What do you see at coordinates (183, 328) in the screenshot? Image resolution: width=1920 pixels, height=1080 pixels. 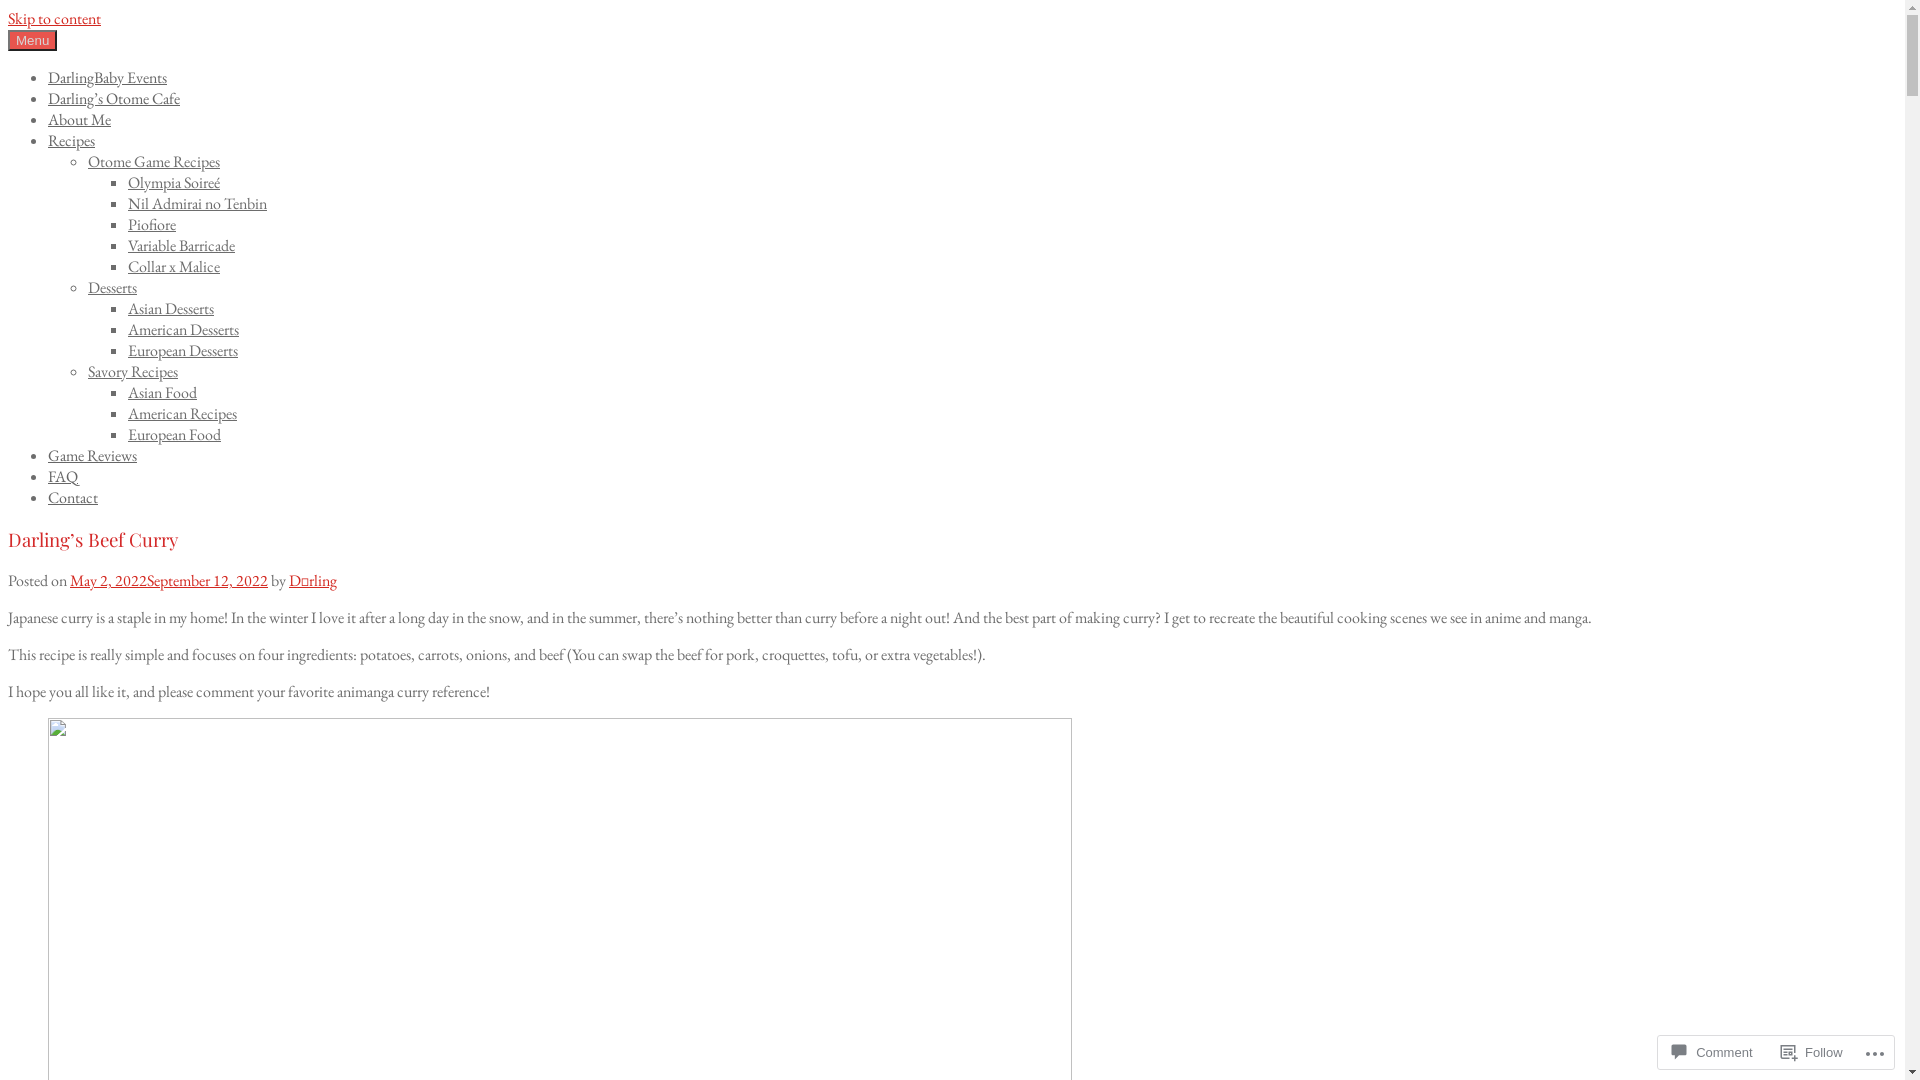 I see `'American Desserts'` at bounding box center [183, 328].